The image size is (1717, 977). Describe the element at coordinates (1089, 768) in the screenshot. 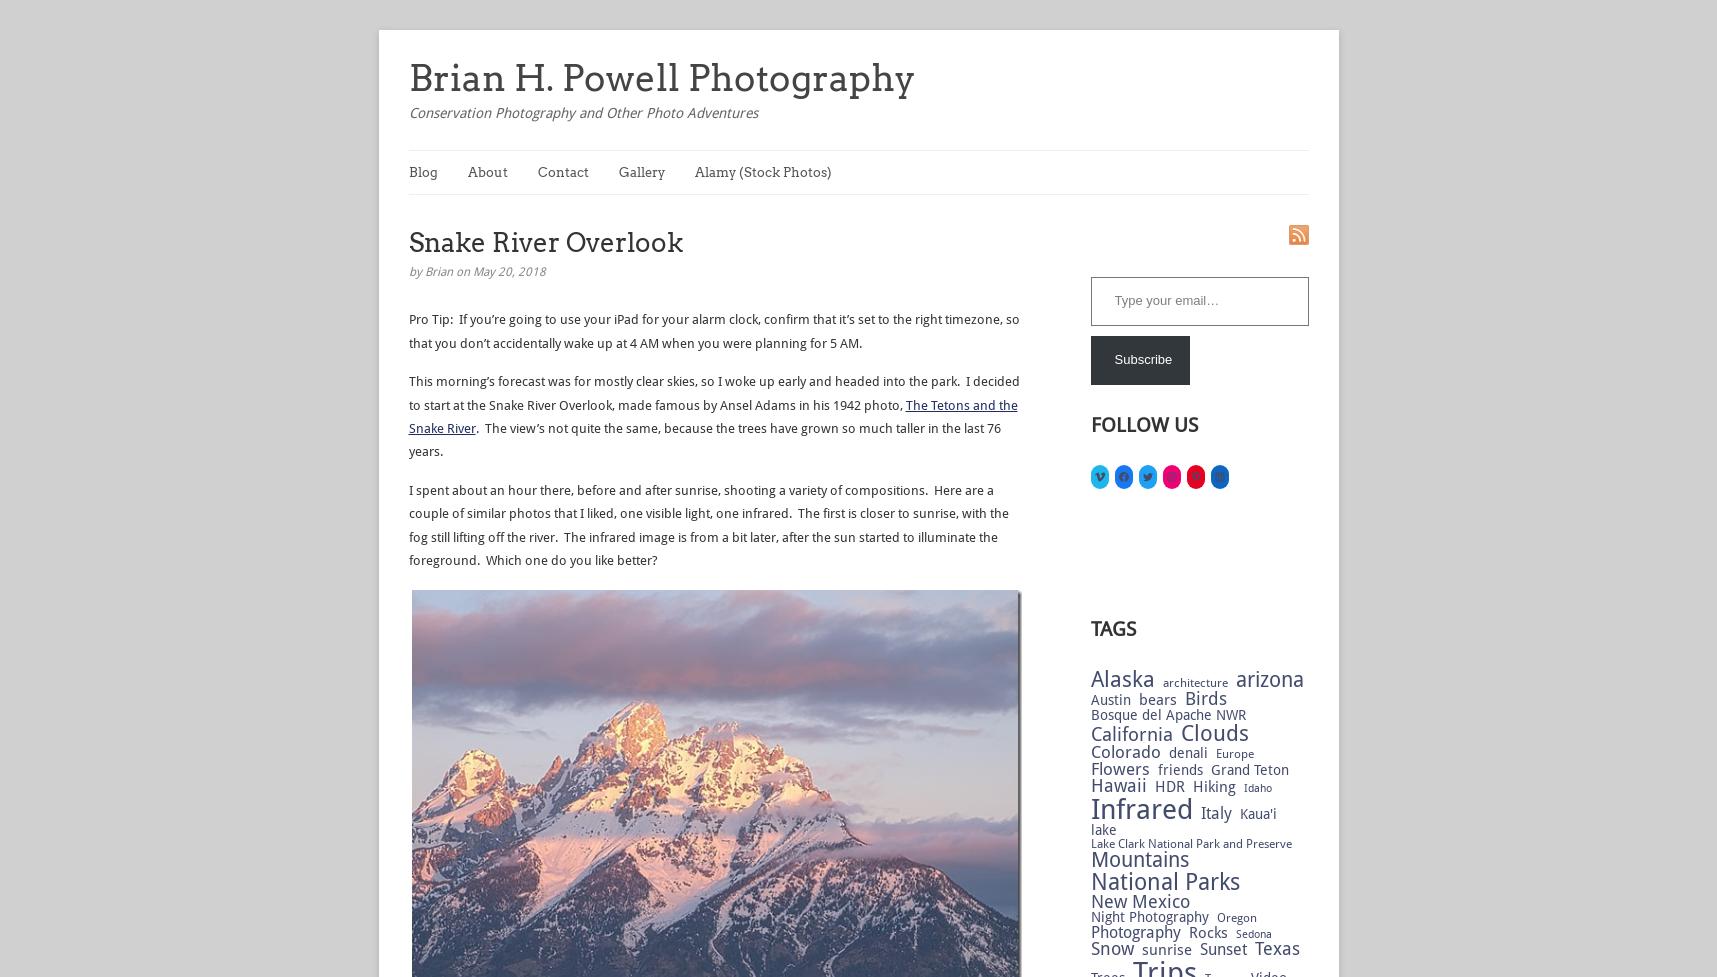

I see `'Flowers'` at that location.